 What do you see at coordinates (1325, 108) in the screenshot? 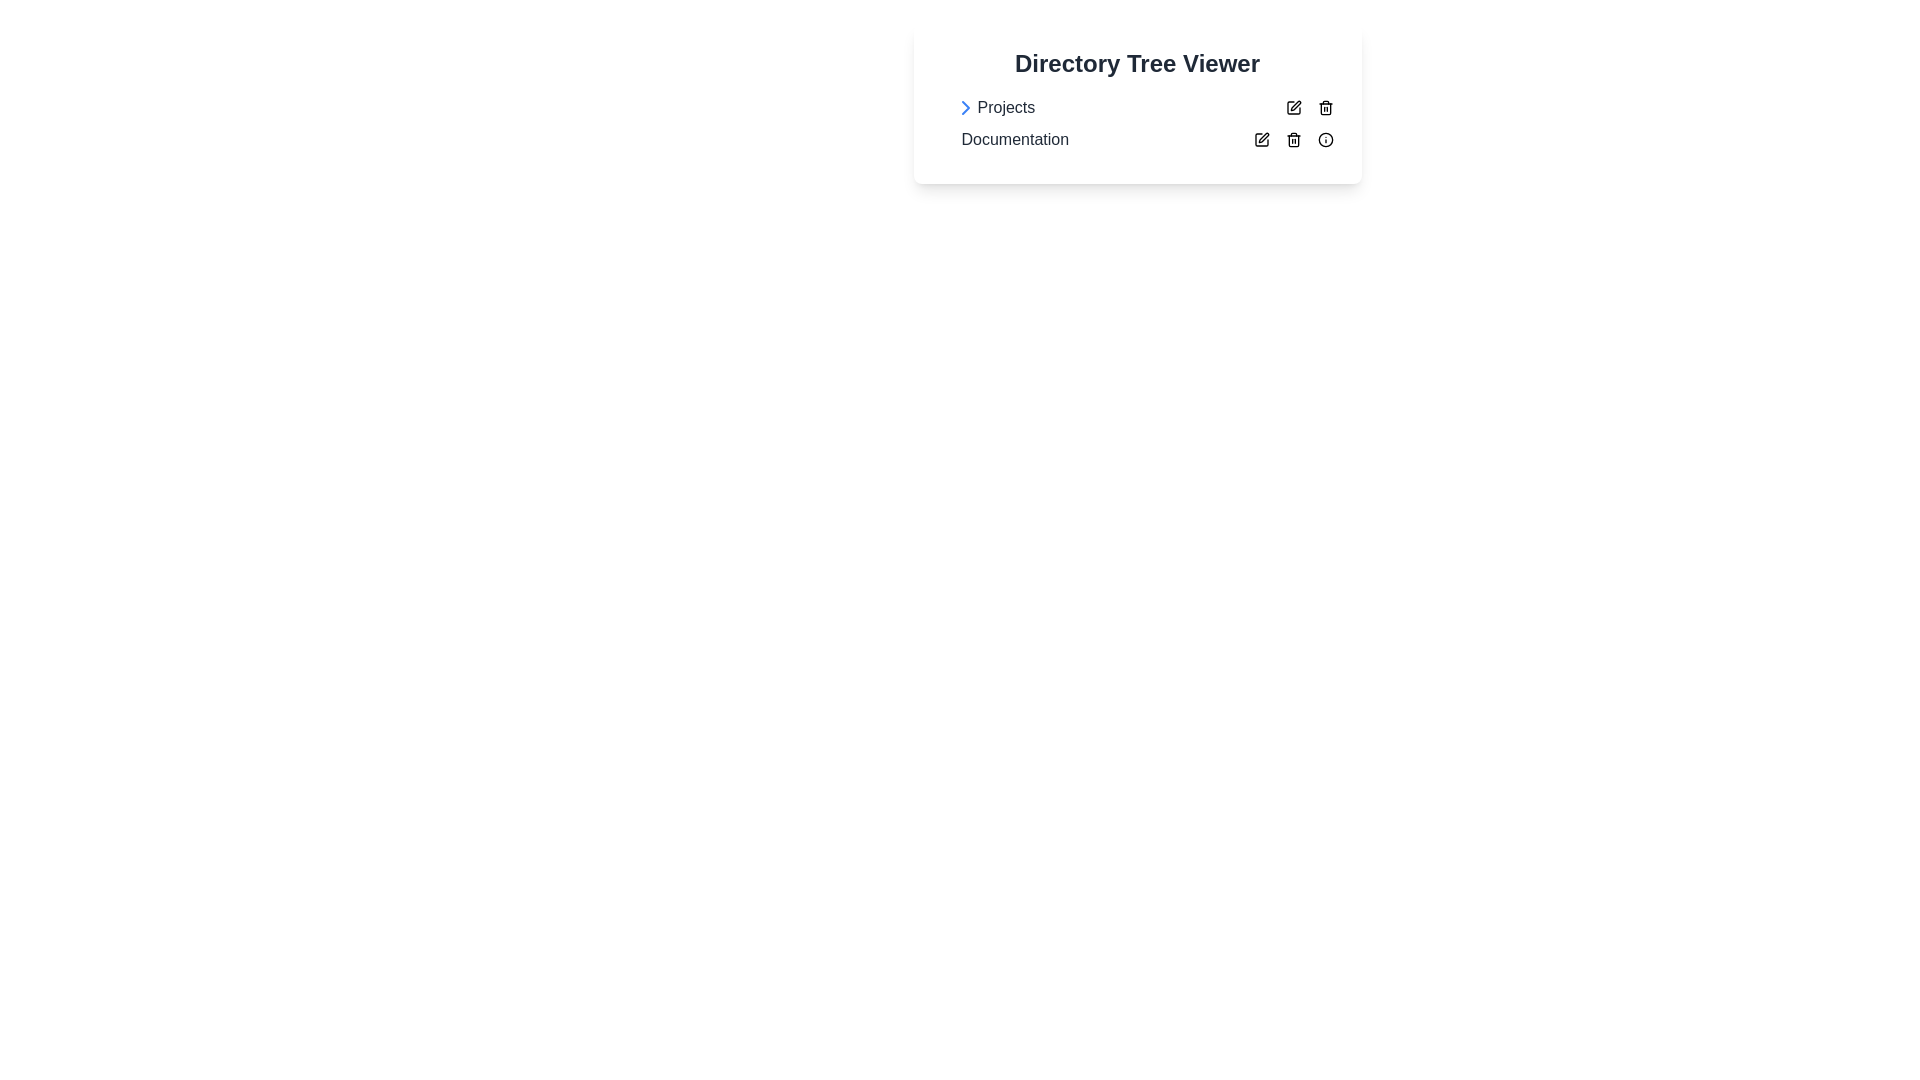
I see `the trash can icon button located in the upper-right corner of the card interface` at bounding box center [1325, 108].